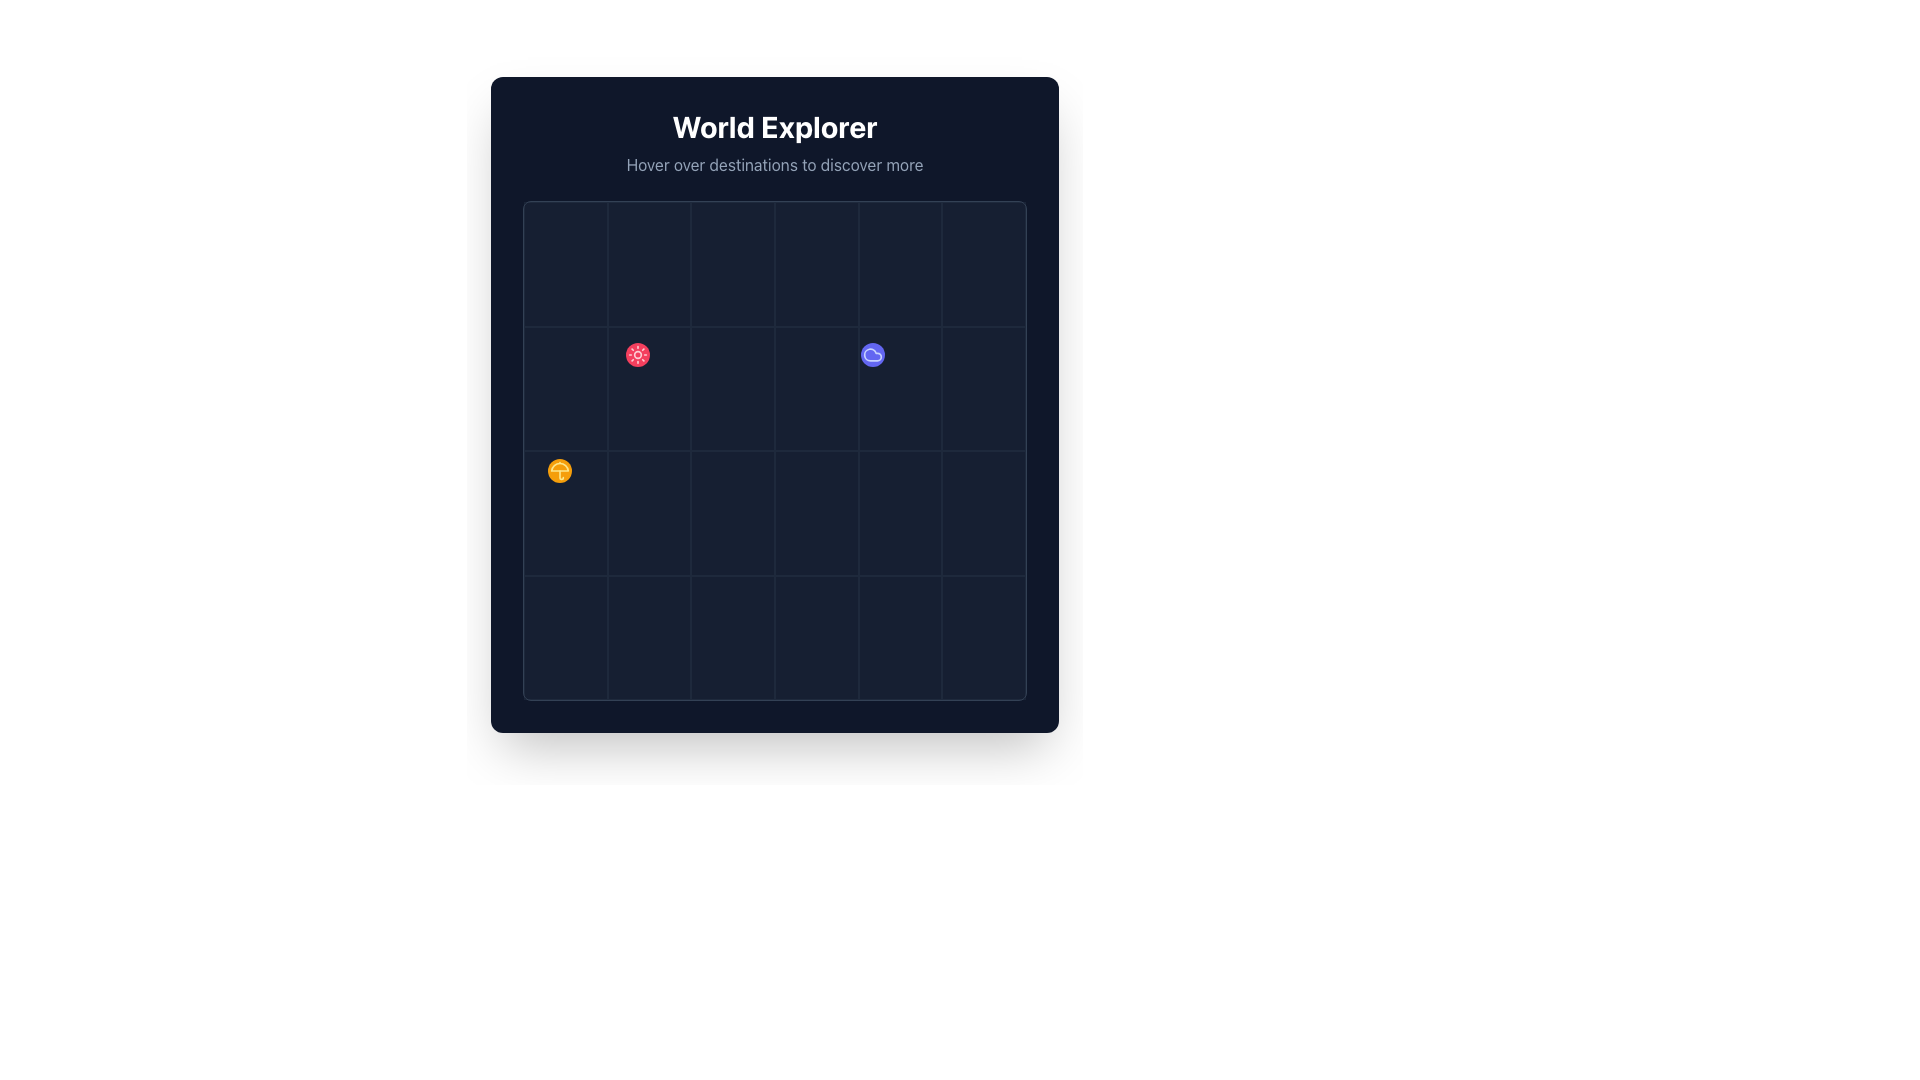 Image resolution: width=1920 pixels, height=1080 pixels. What do you see at coordinates (773, 164) in the screenshot?
I see `the descriptive text element located centrally below the heading 'World Explorer', which informs users about the functionality of the graphical elements below` at bounding box center [773, 164].